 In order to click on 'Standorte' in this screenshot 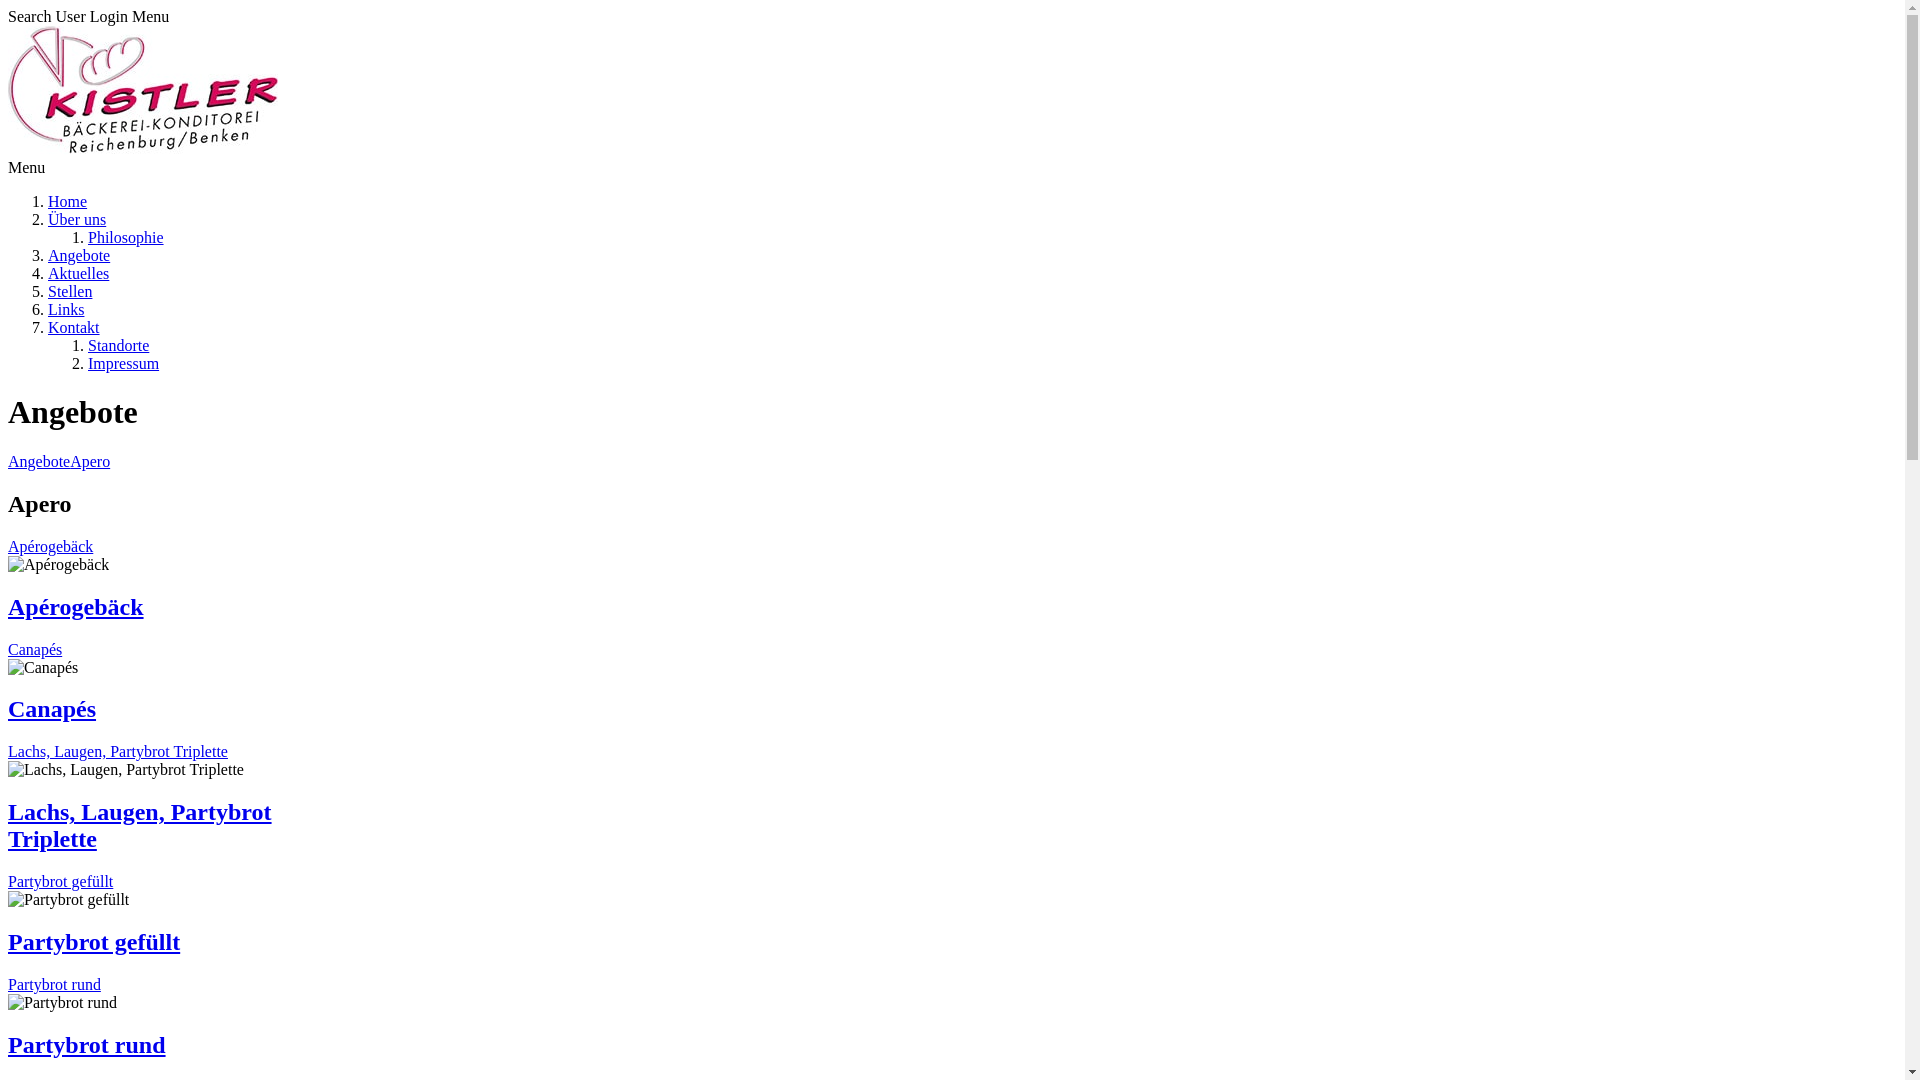, I will do `click(117, 344)`.